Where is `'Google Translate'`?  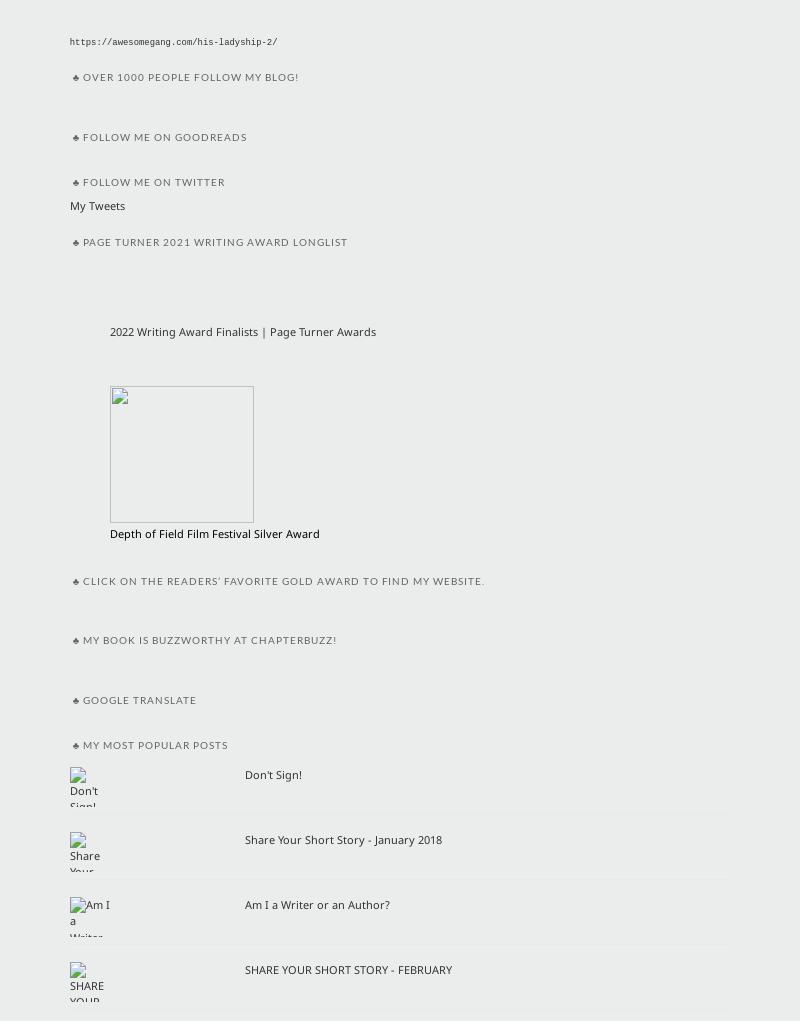 'Google Translate' is located at coordinates (139, 699).